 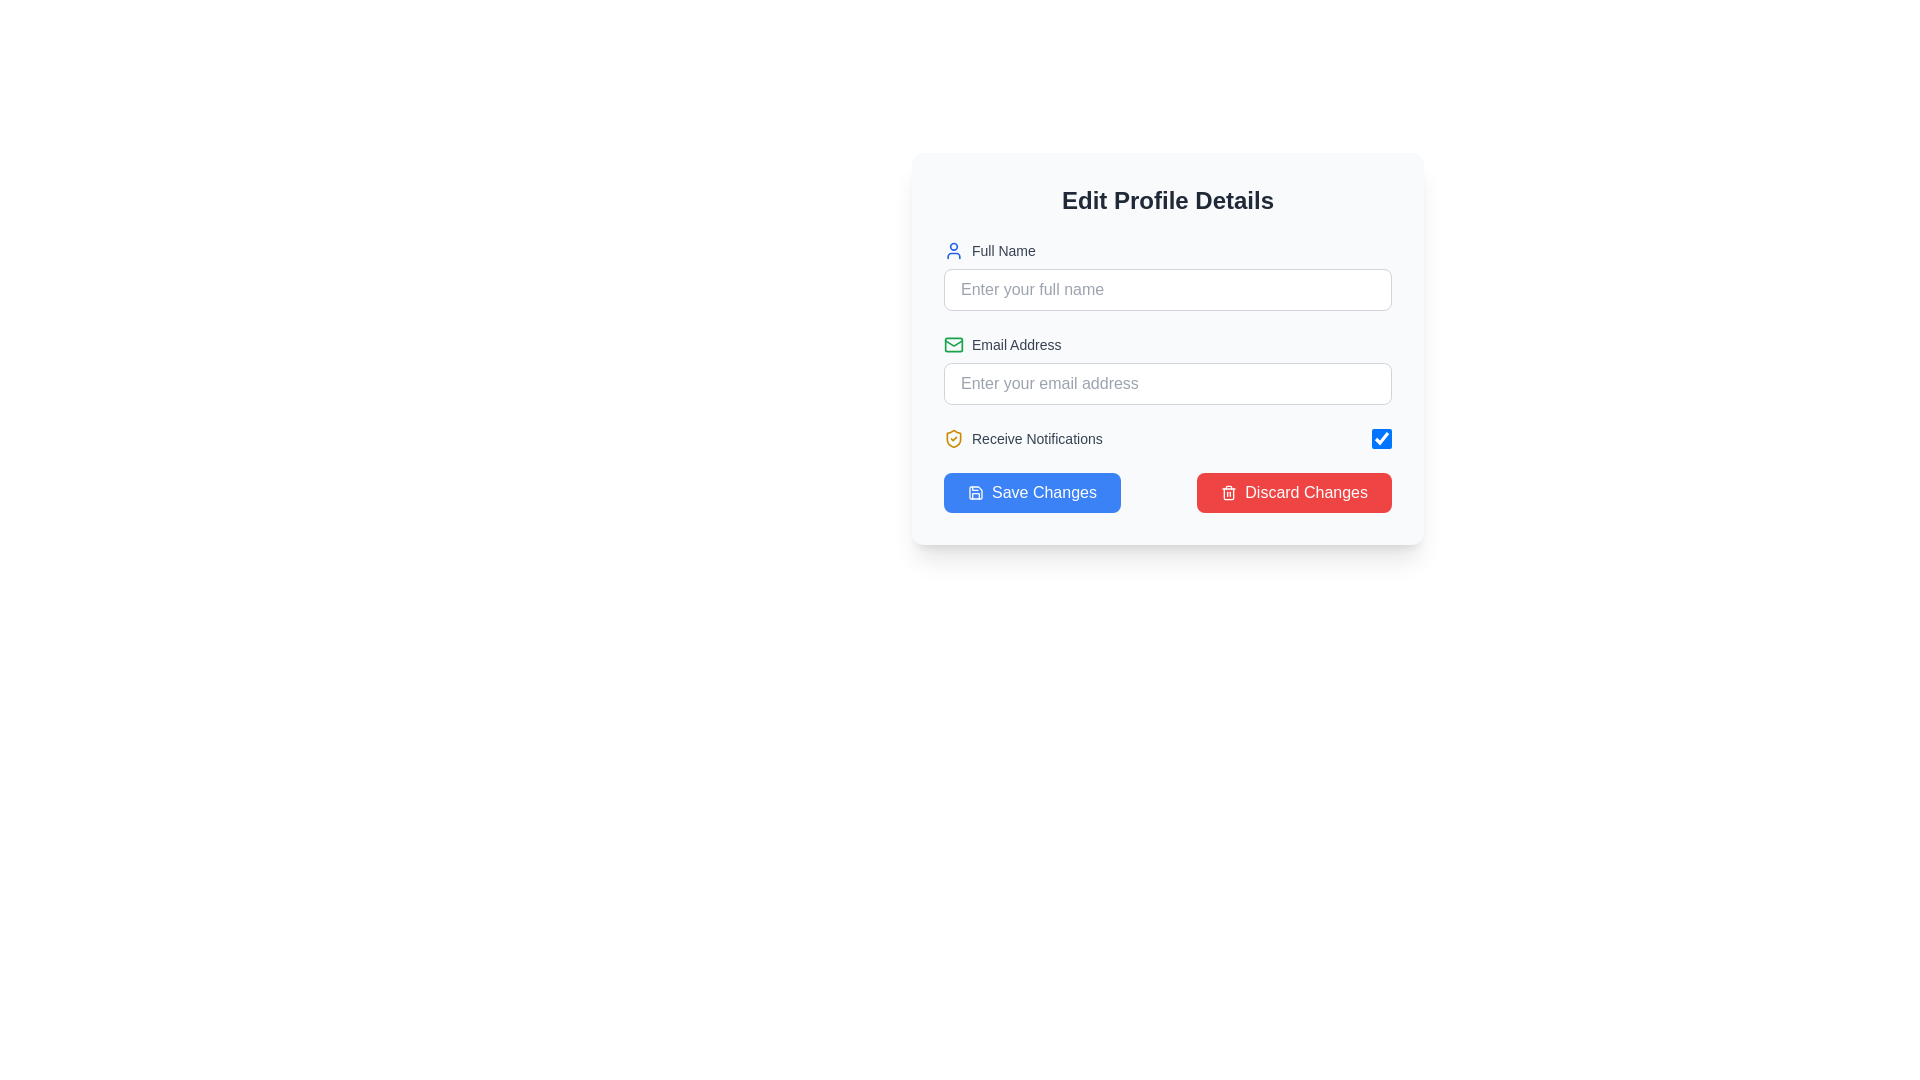 I want to click on the yellow-checked checkbox that is aligned with the text 'Receive Notifications', so click(x=1381, y=438).